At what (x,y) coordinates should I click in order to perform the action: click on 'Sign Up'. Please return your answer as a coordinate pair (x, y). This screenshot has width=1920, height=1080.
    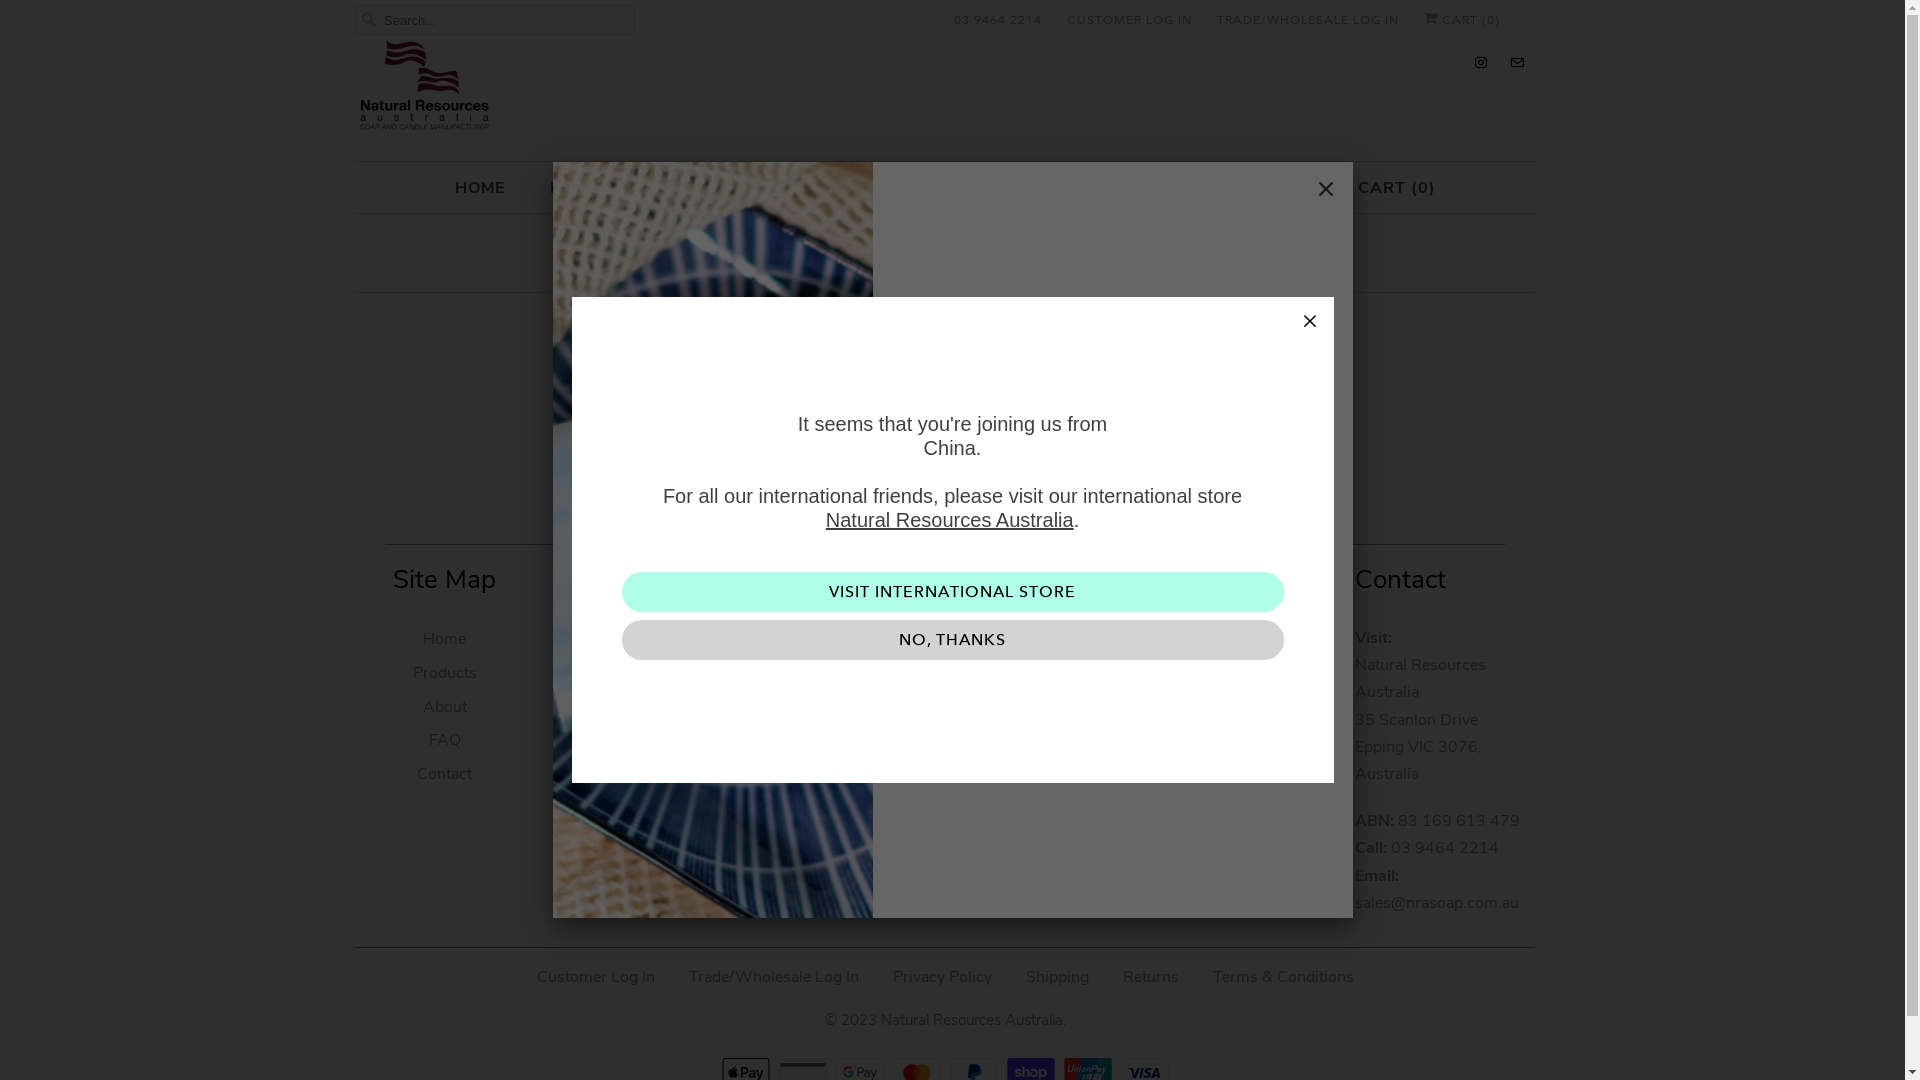
    Looking at the image, I should click on (1203, 749).